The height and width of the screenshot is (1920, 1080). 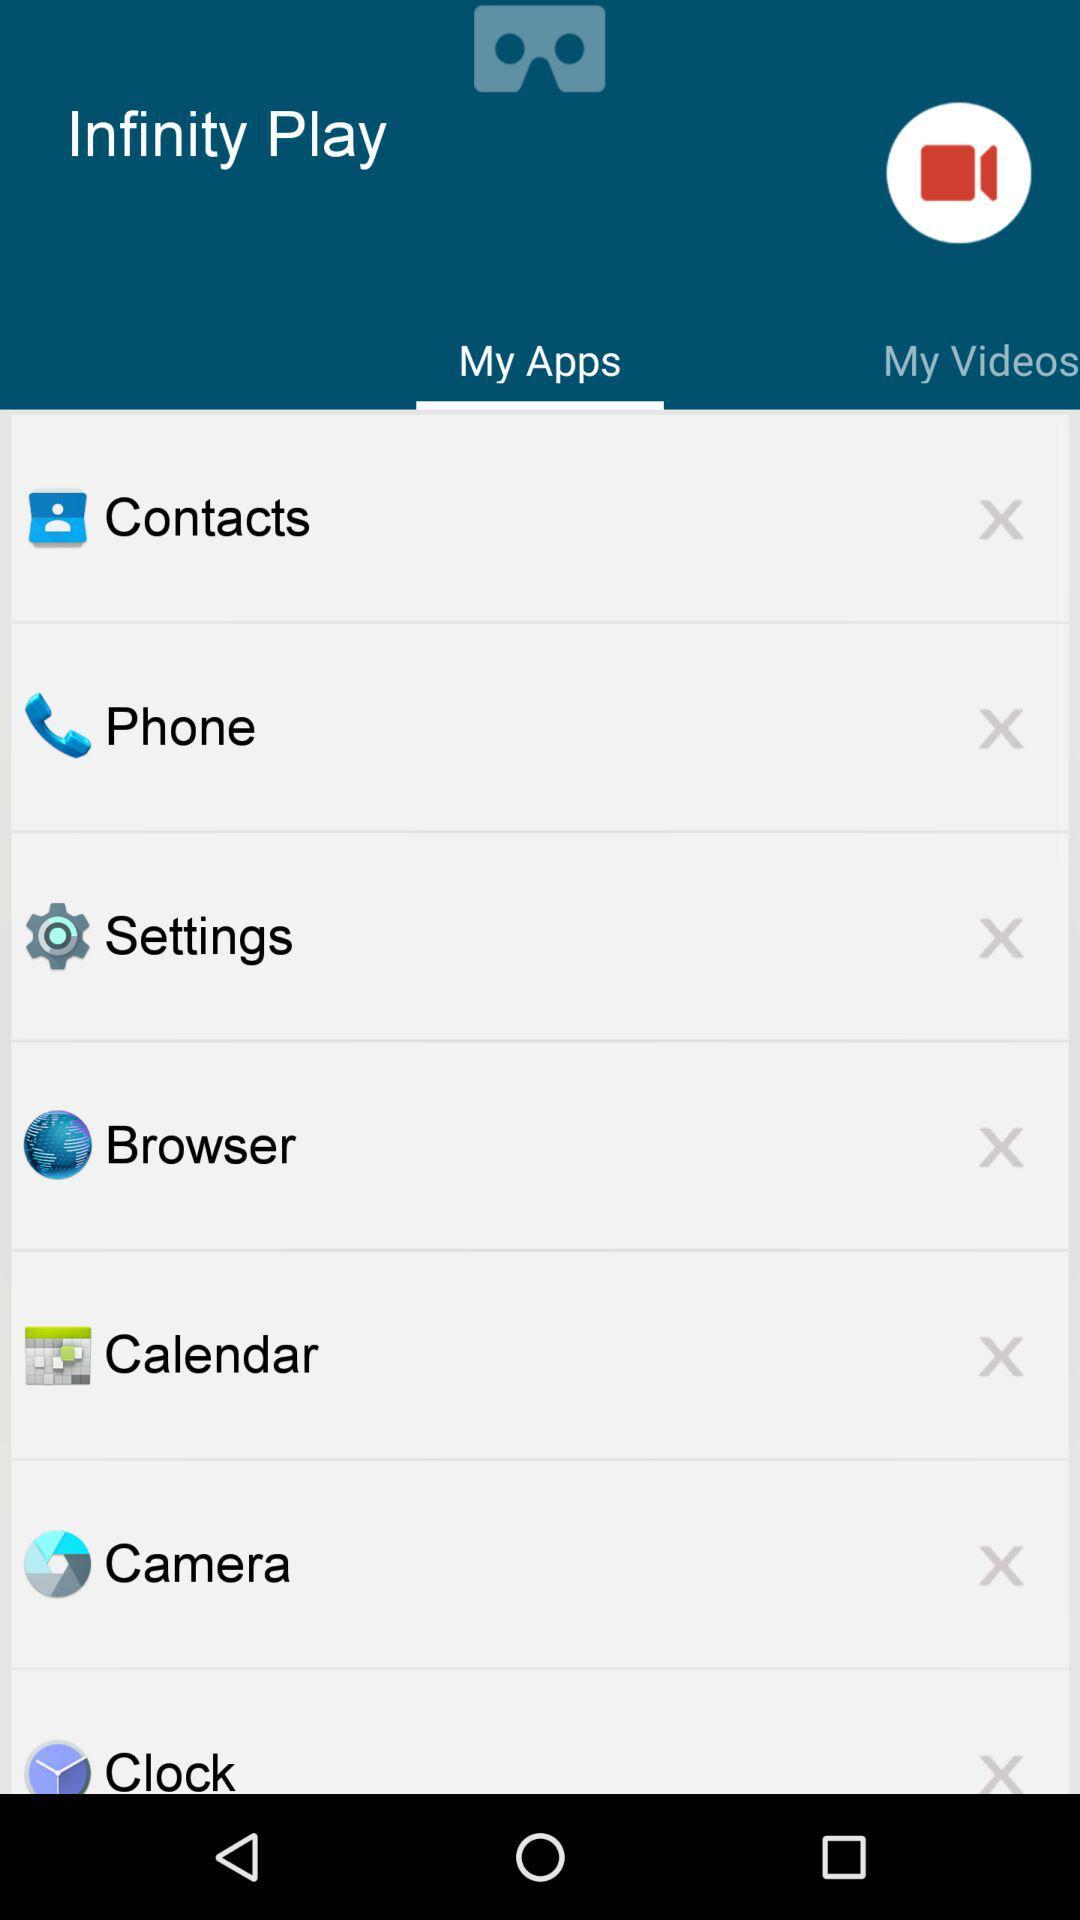 I want to click on select close, so click(x=1001, y=1760).